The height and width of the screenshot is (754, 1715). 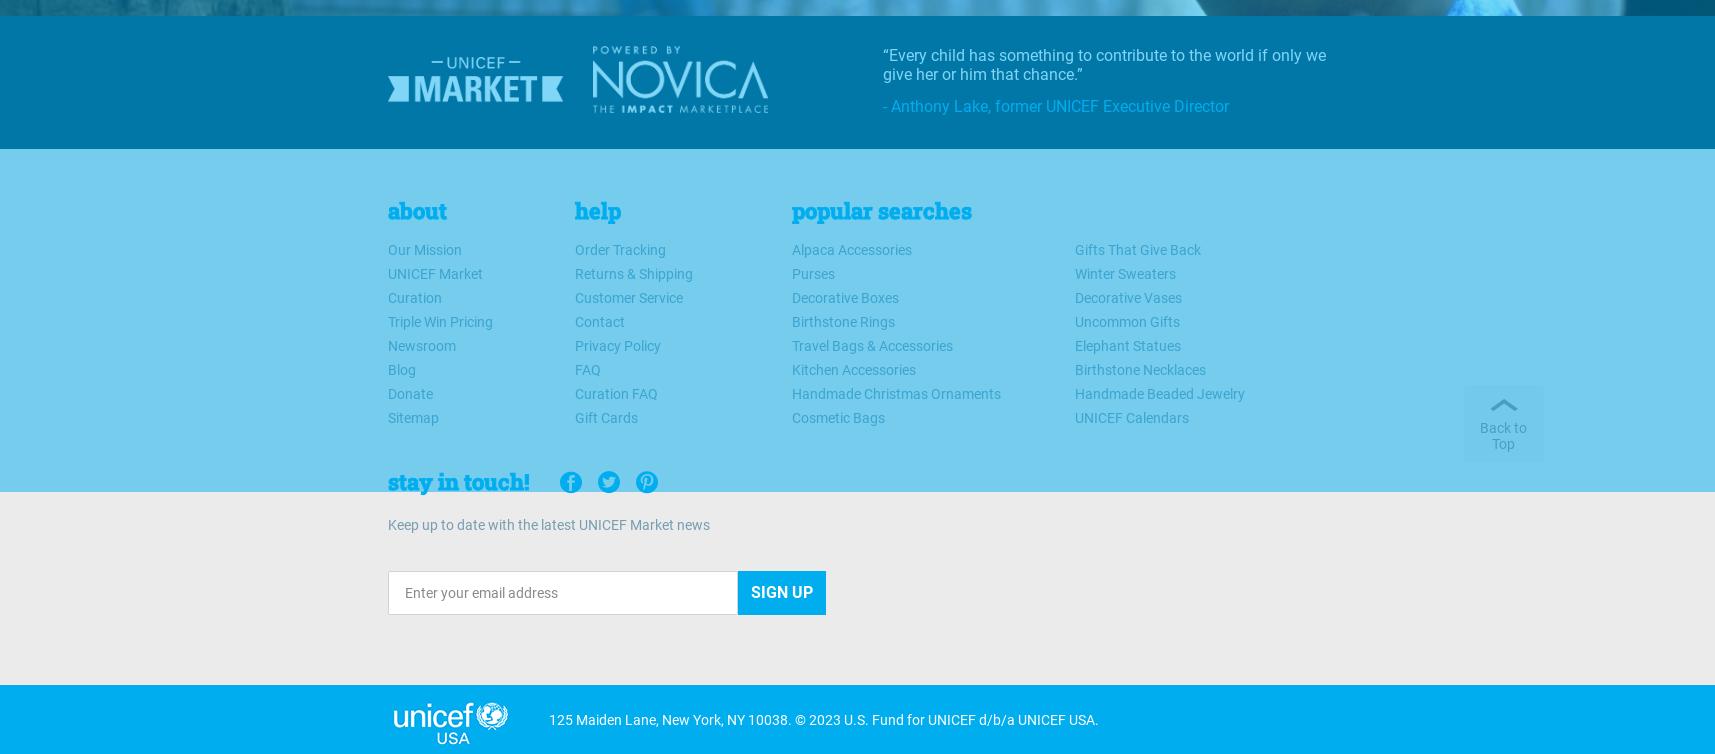 What do you see at coordinates (1139, 368) in the screenshot?
I see `'Birthstone Necklaces'` at bounding box center [1139, 368].